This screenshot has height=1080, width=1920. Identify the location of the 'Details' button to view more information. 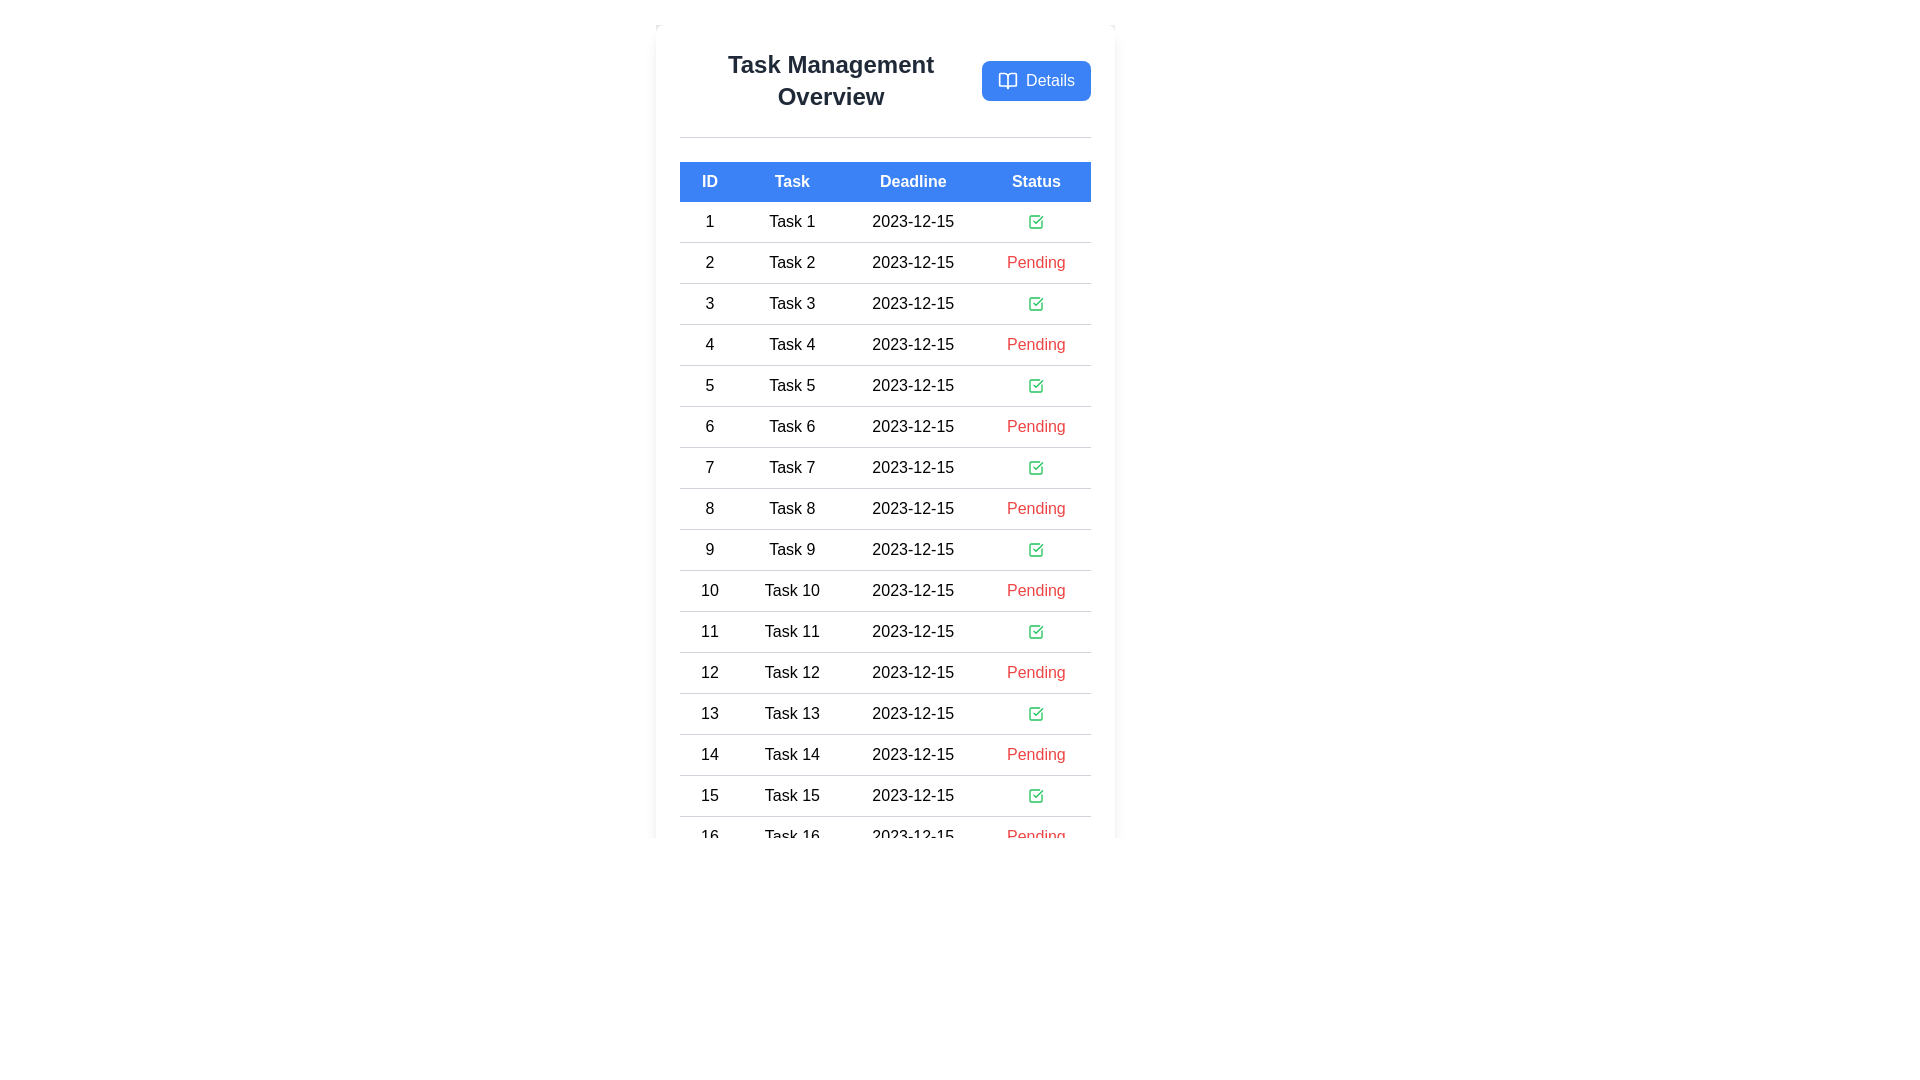
(1036, 80).